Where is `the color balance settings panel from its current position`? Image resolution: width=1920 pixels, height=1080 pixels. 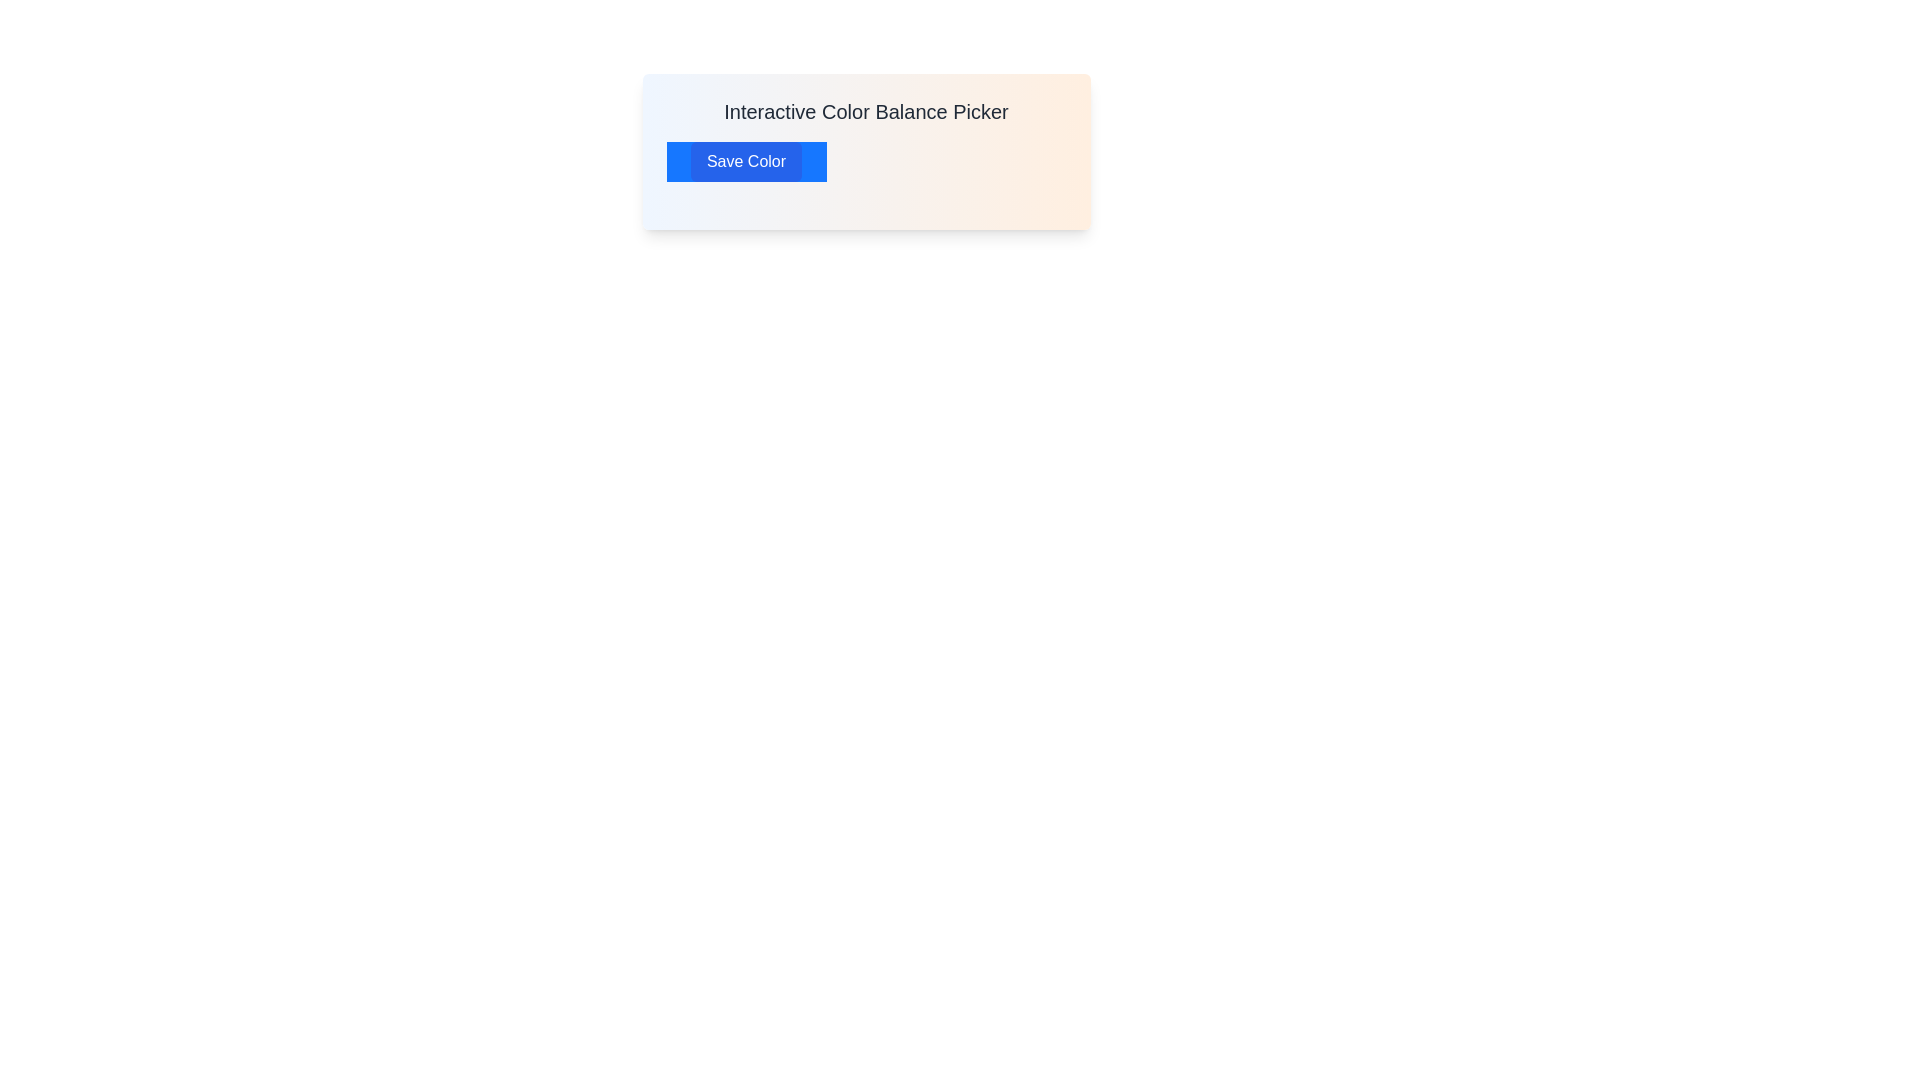
the color balance settings panel from its current position is located at coordinates (866, 150).